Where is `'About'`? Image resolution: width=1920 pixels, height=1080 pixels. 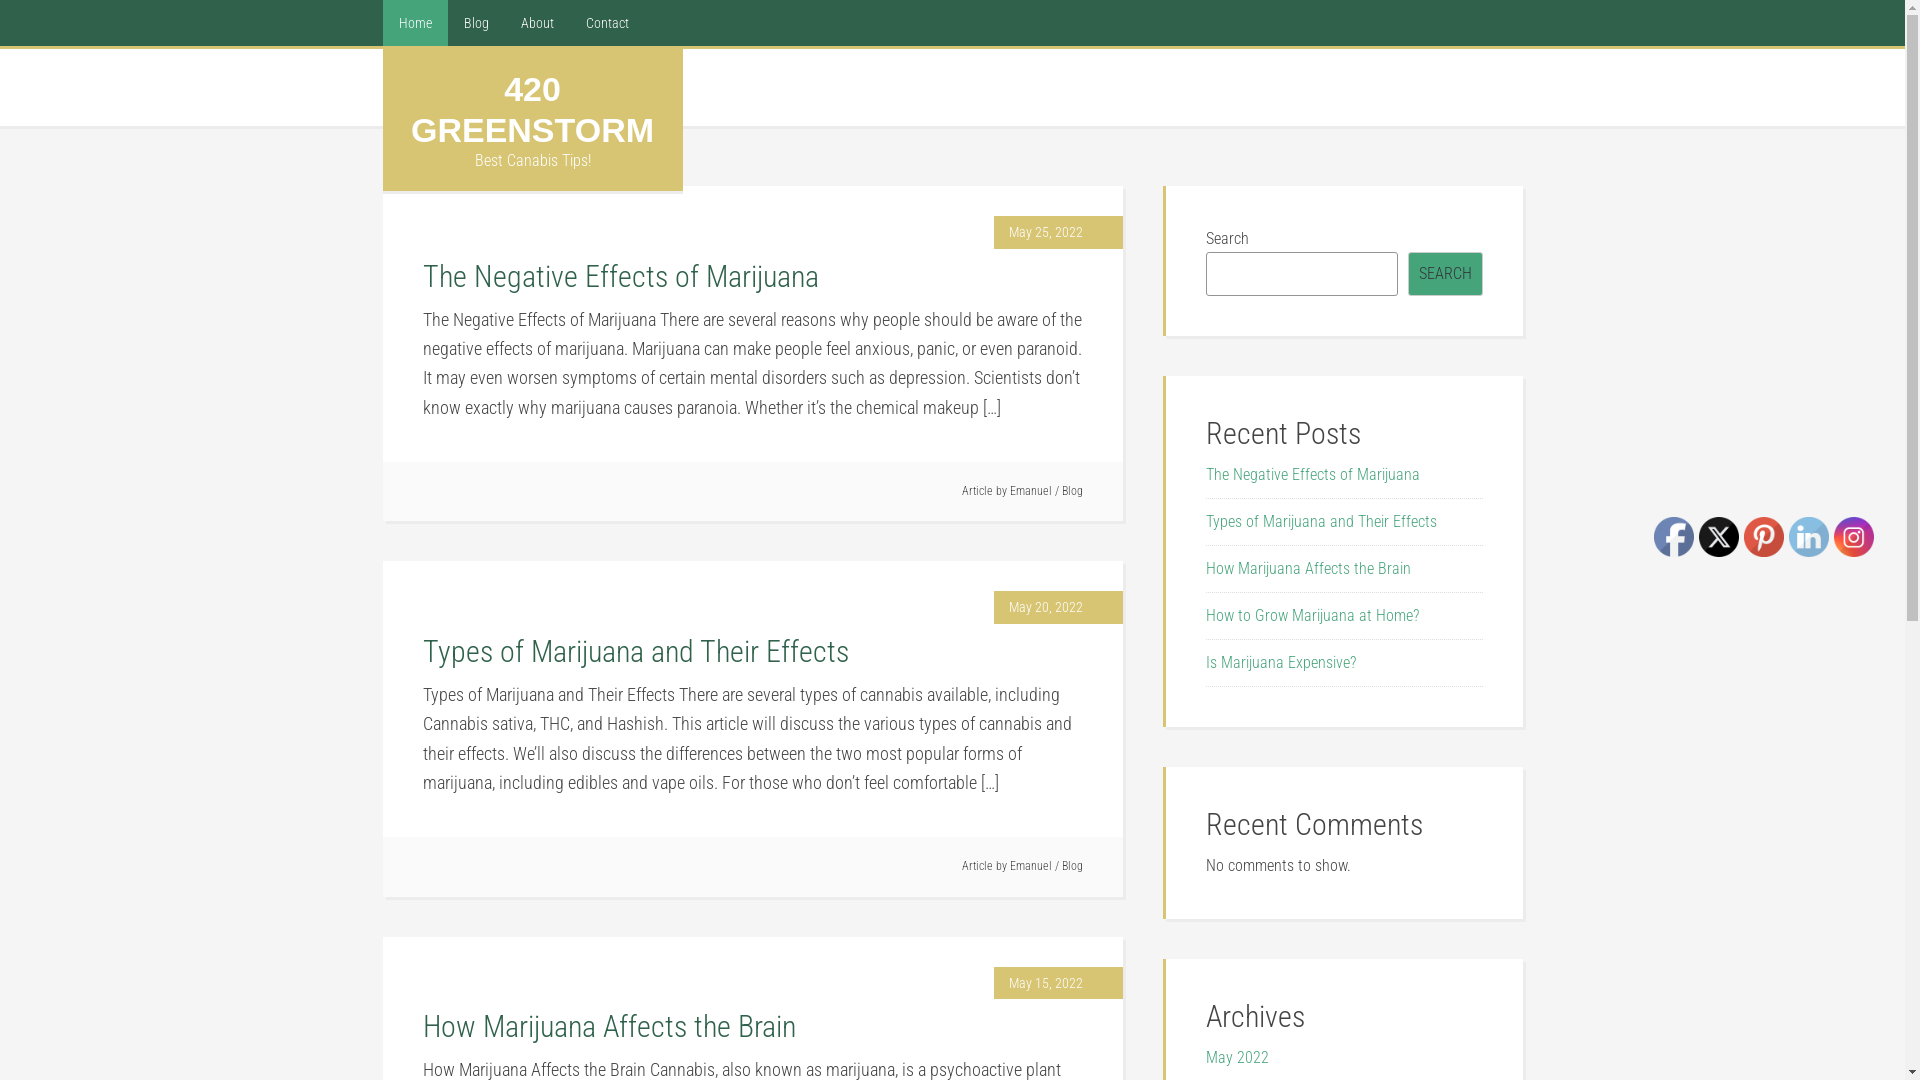
'About' is located at coordinates (536, 23).